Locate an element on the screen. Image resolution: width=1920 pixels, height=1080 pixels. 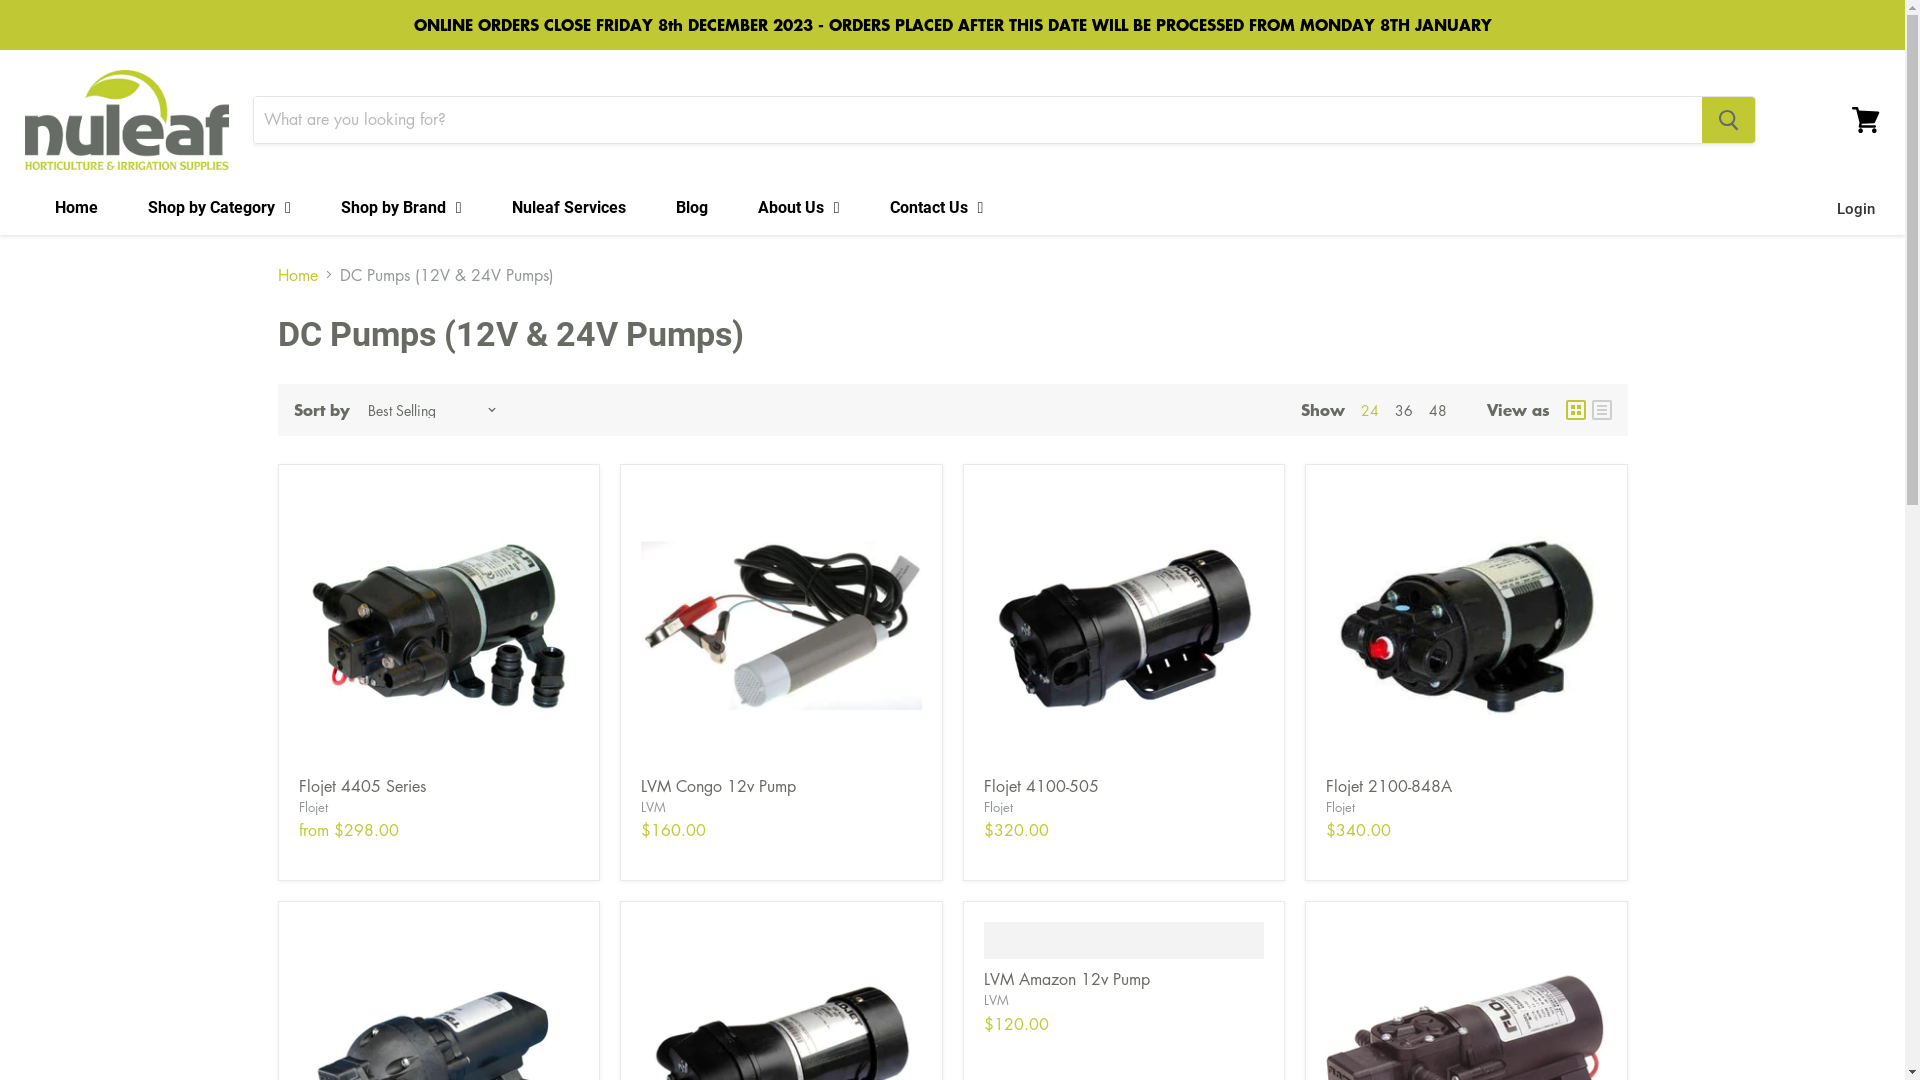
'Contact Us' is located at coordinates (859, 207).